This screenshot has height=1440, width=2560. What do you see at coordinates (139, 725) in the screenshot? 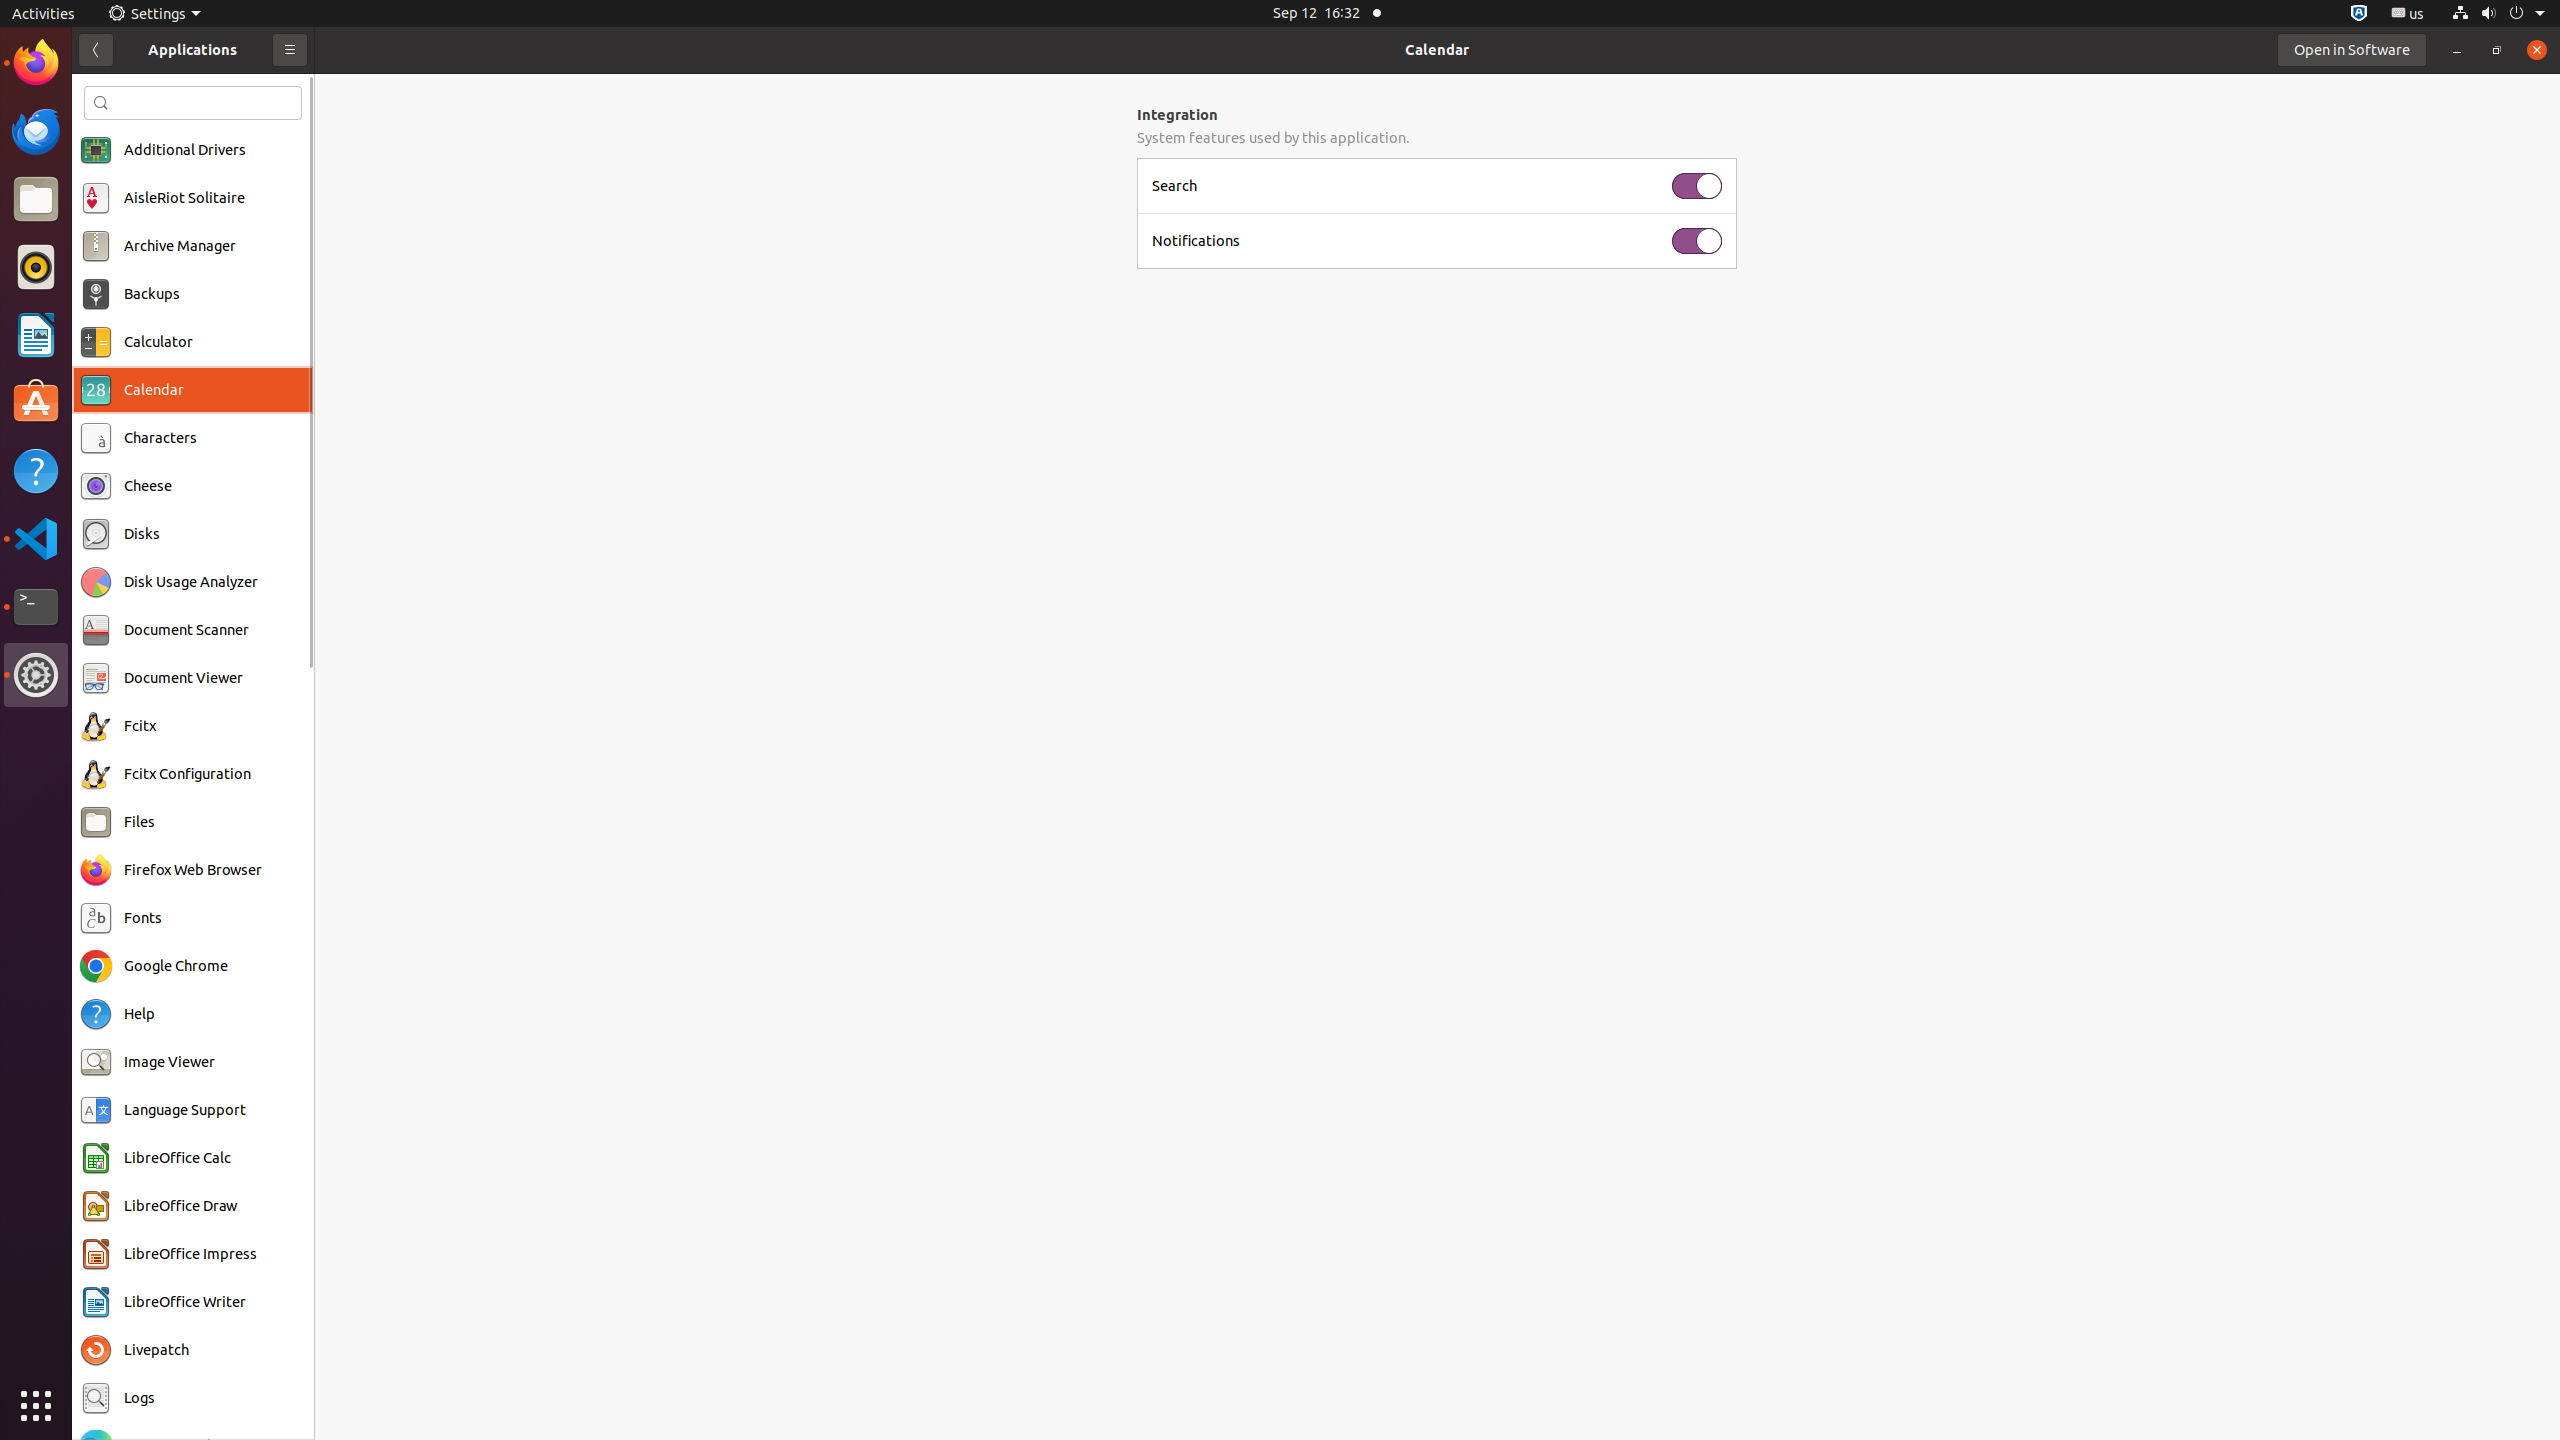
I see `'Fcitx'` at bounding box center [139, 725].